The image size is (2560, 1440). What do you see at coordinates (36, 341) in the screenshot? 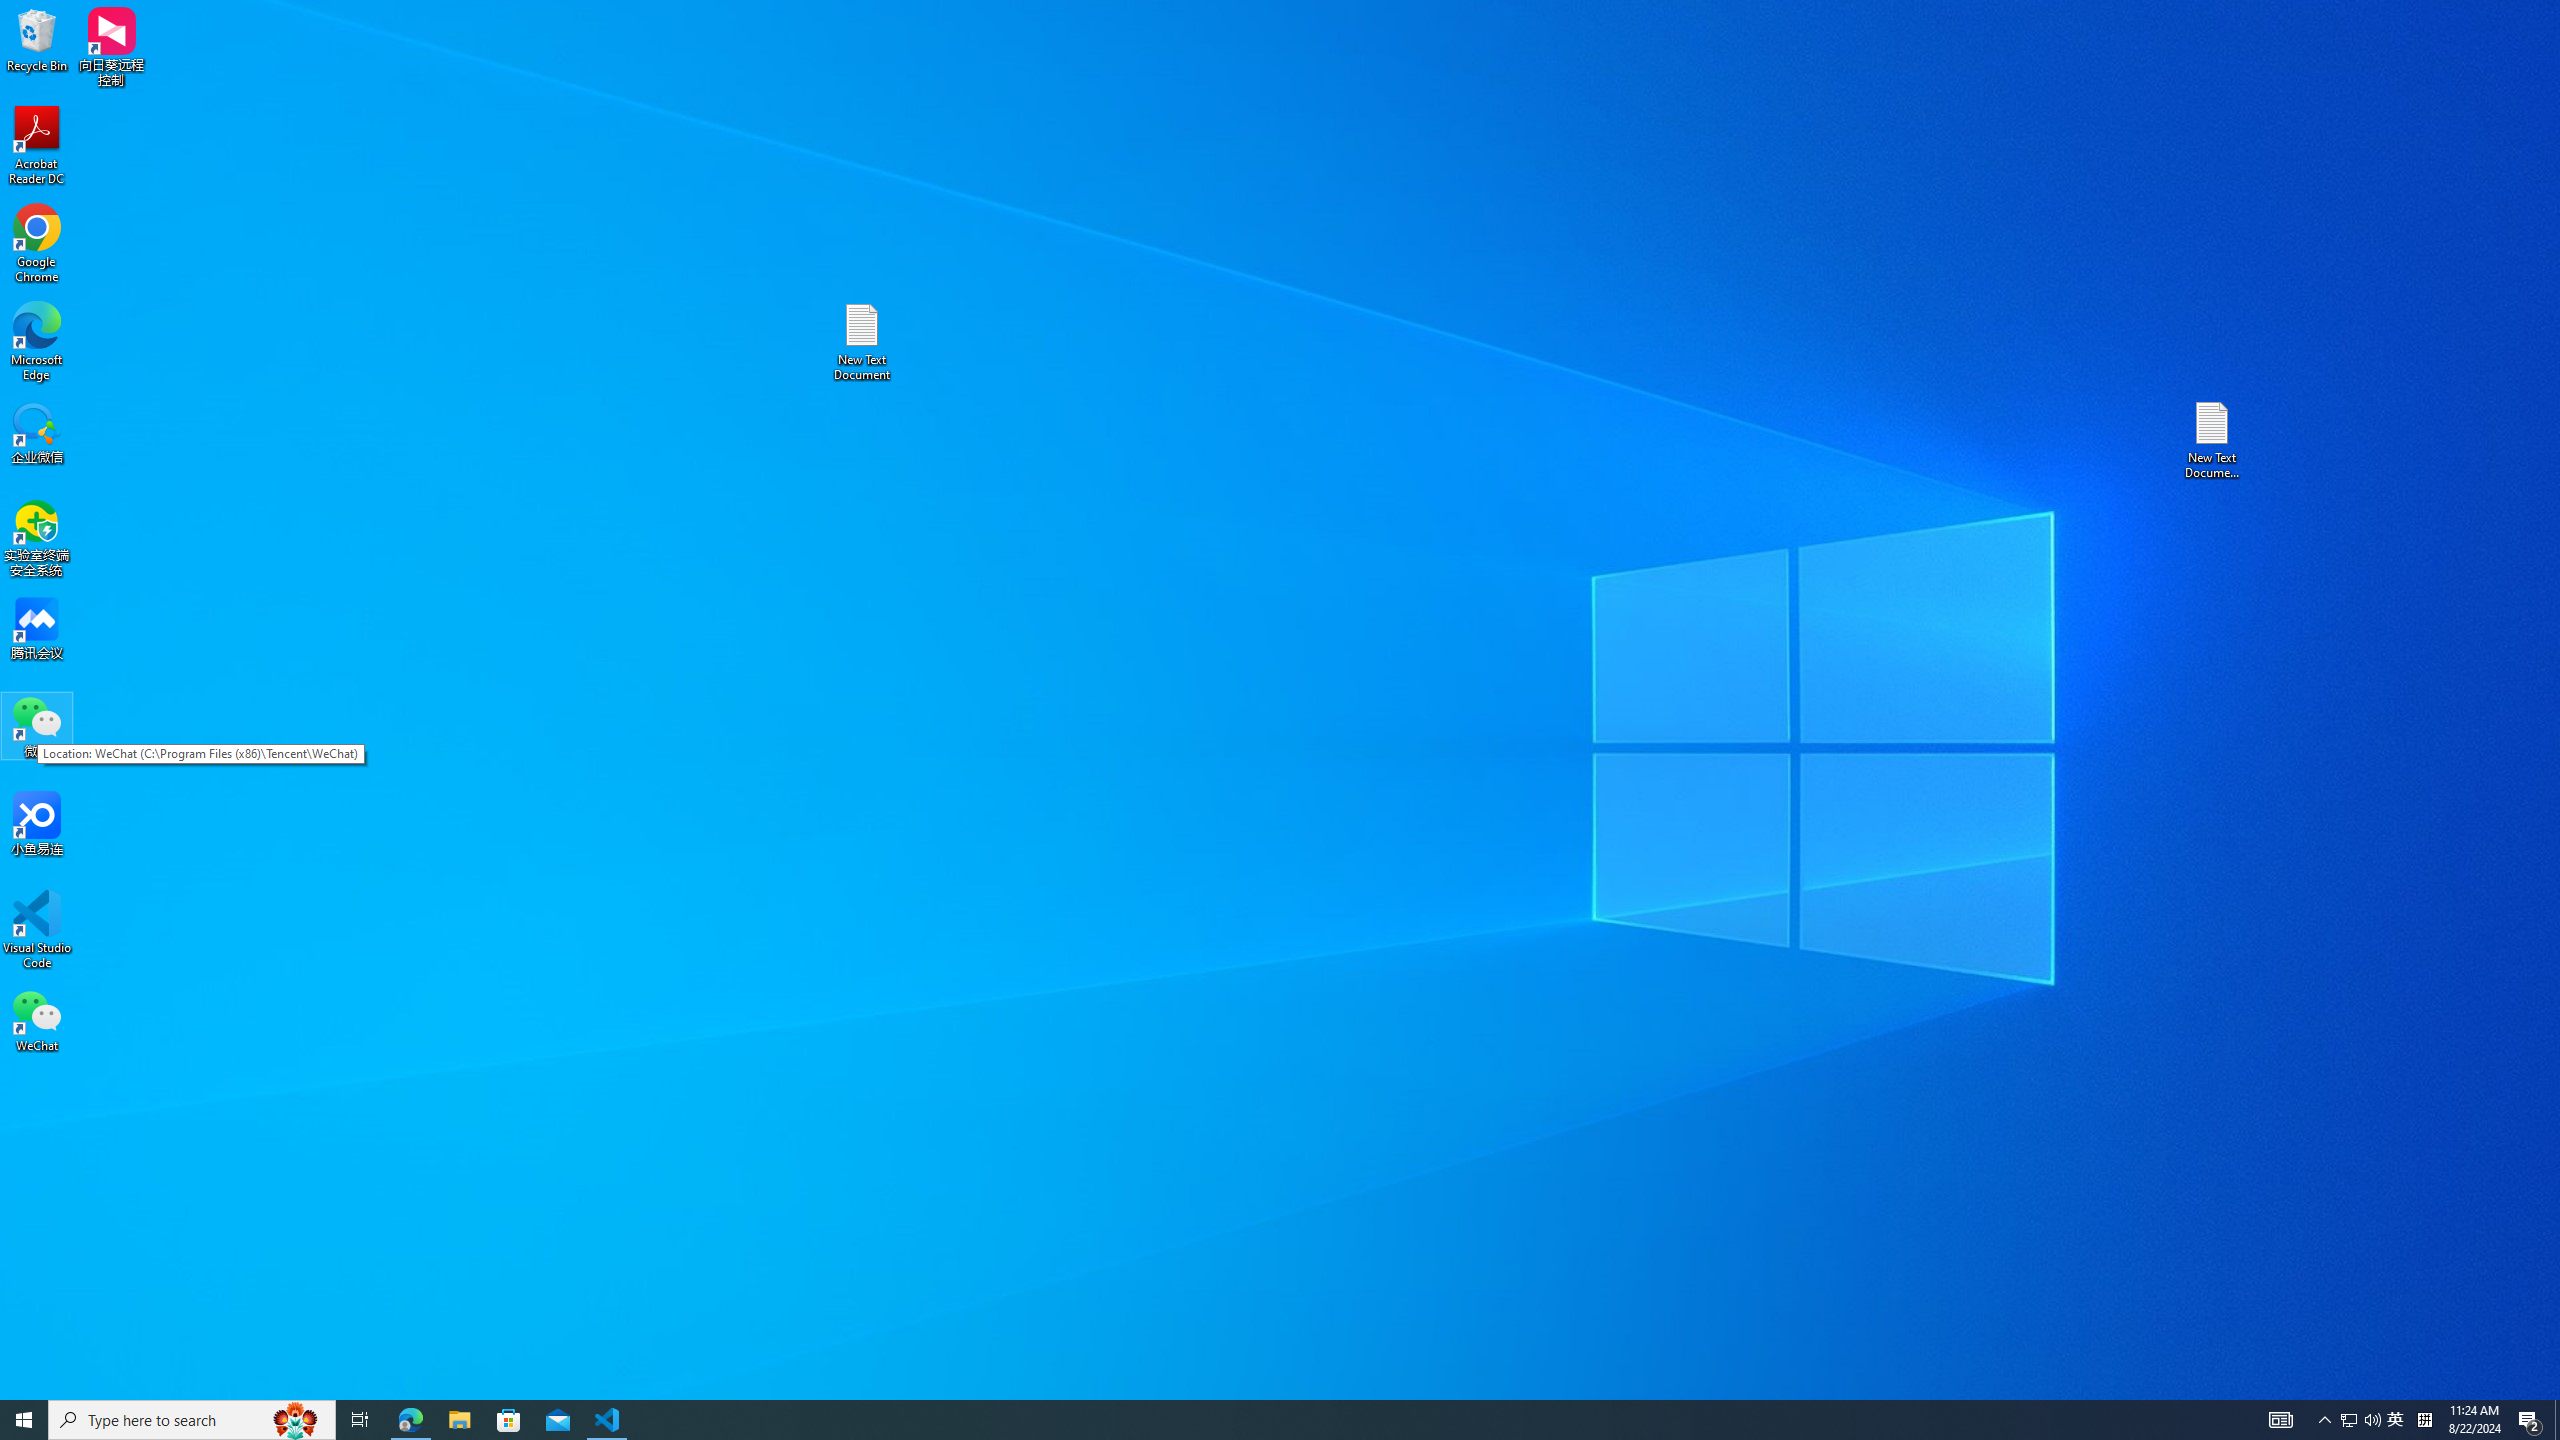
I see `'Microsoft Edge'` at bounding box center [36, 341].